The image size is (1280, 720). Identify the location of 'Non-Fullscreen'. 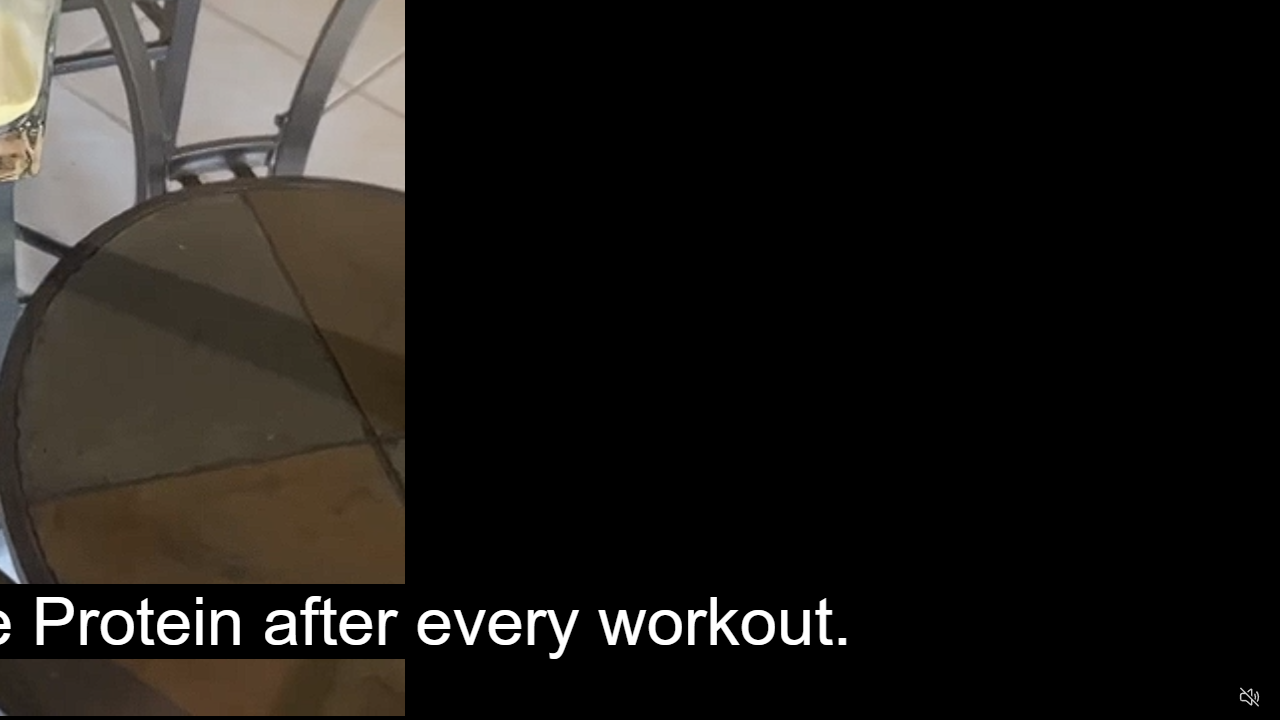
(1210, 696).